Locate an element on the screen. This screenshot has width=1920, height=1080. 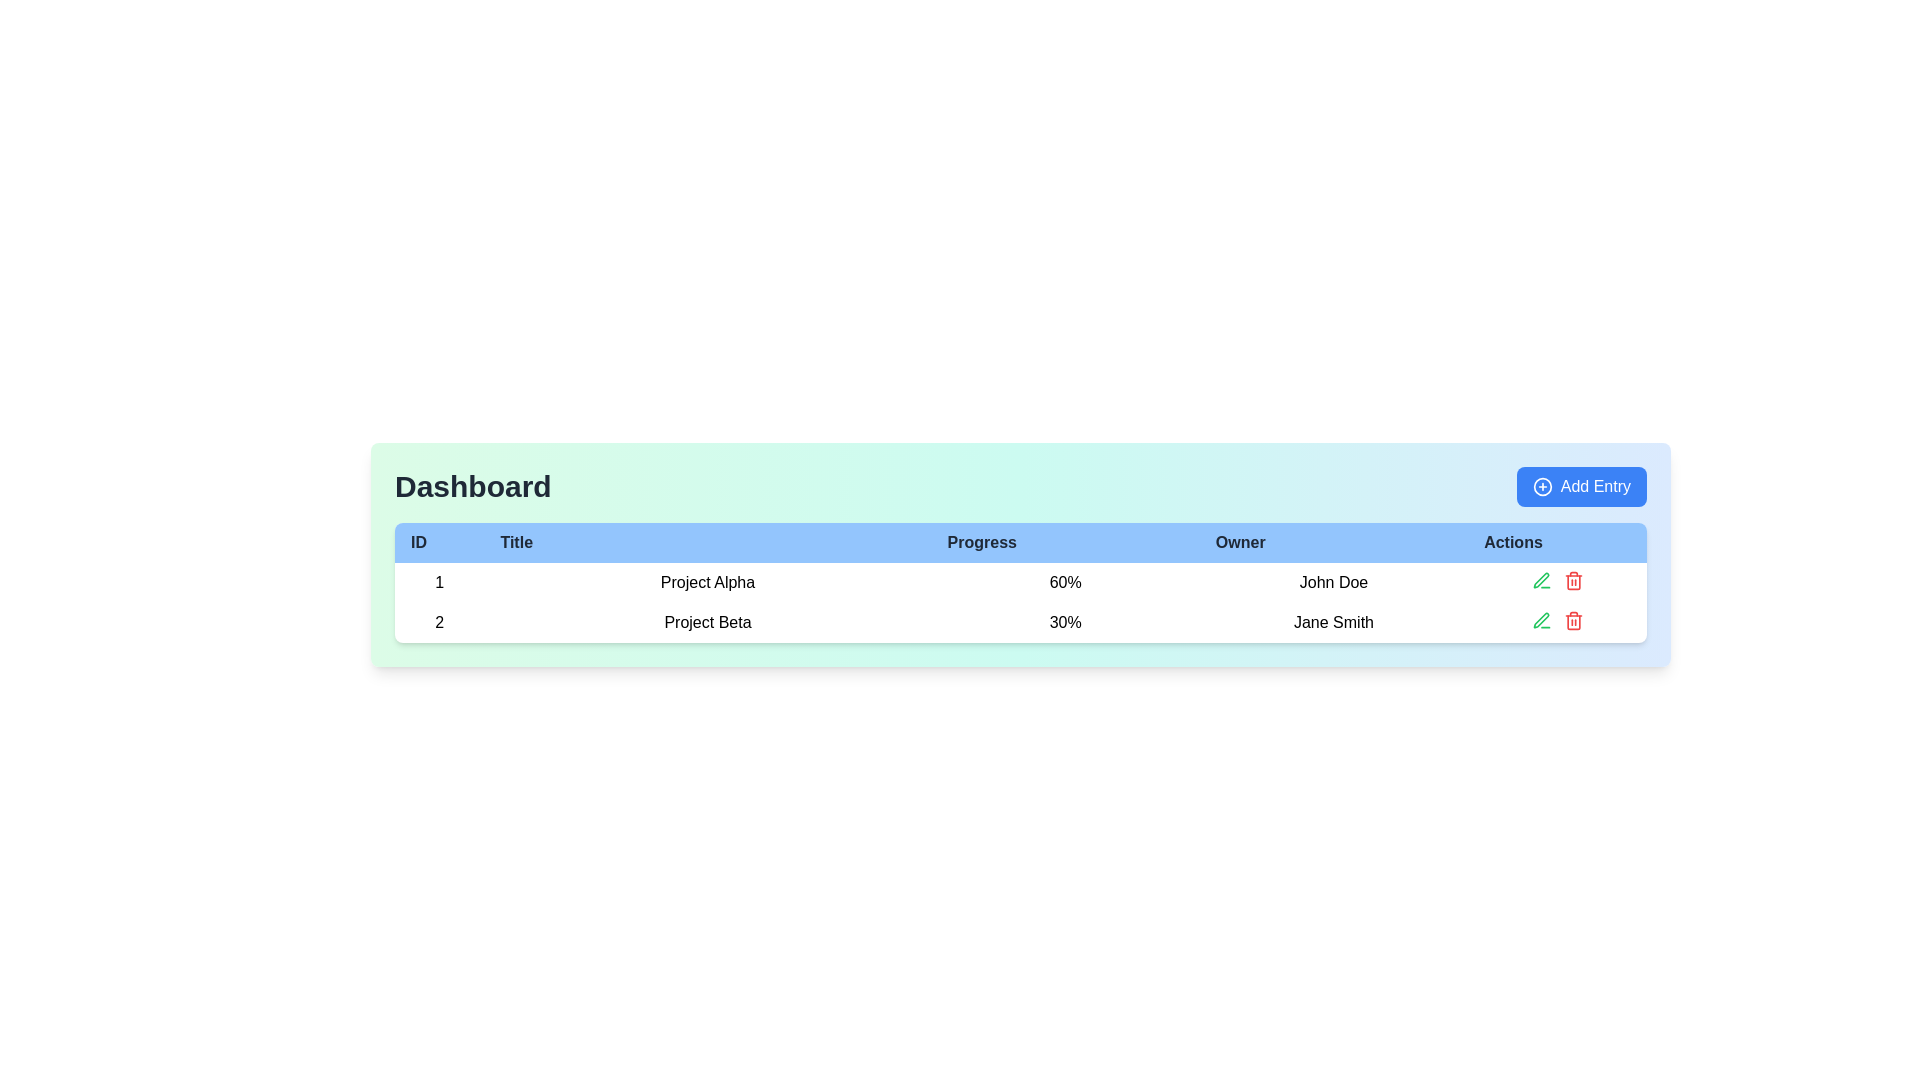
the icon located inside the 'Add Entry' button, specifically to the left of the text label 'Add Entry' is located at coordinates (1541, 486).